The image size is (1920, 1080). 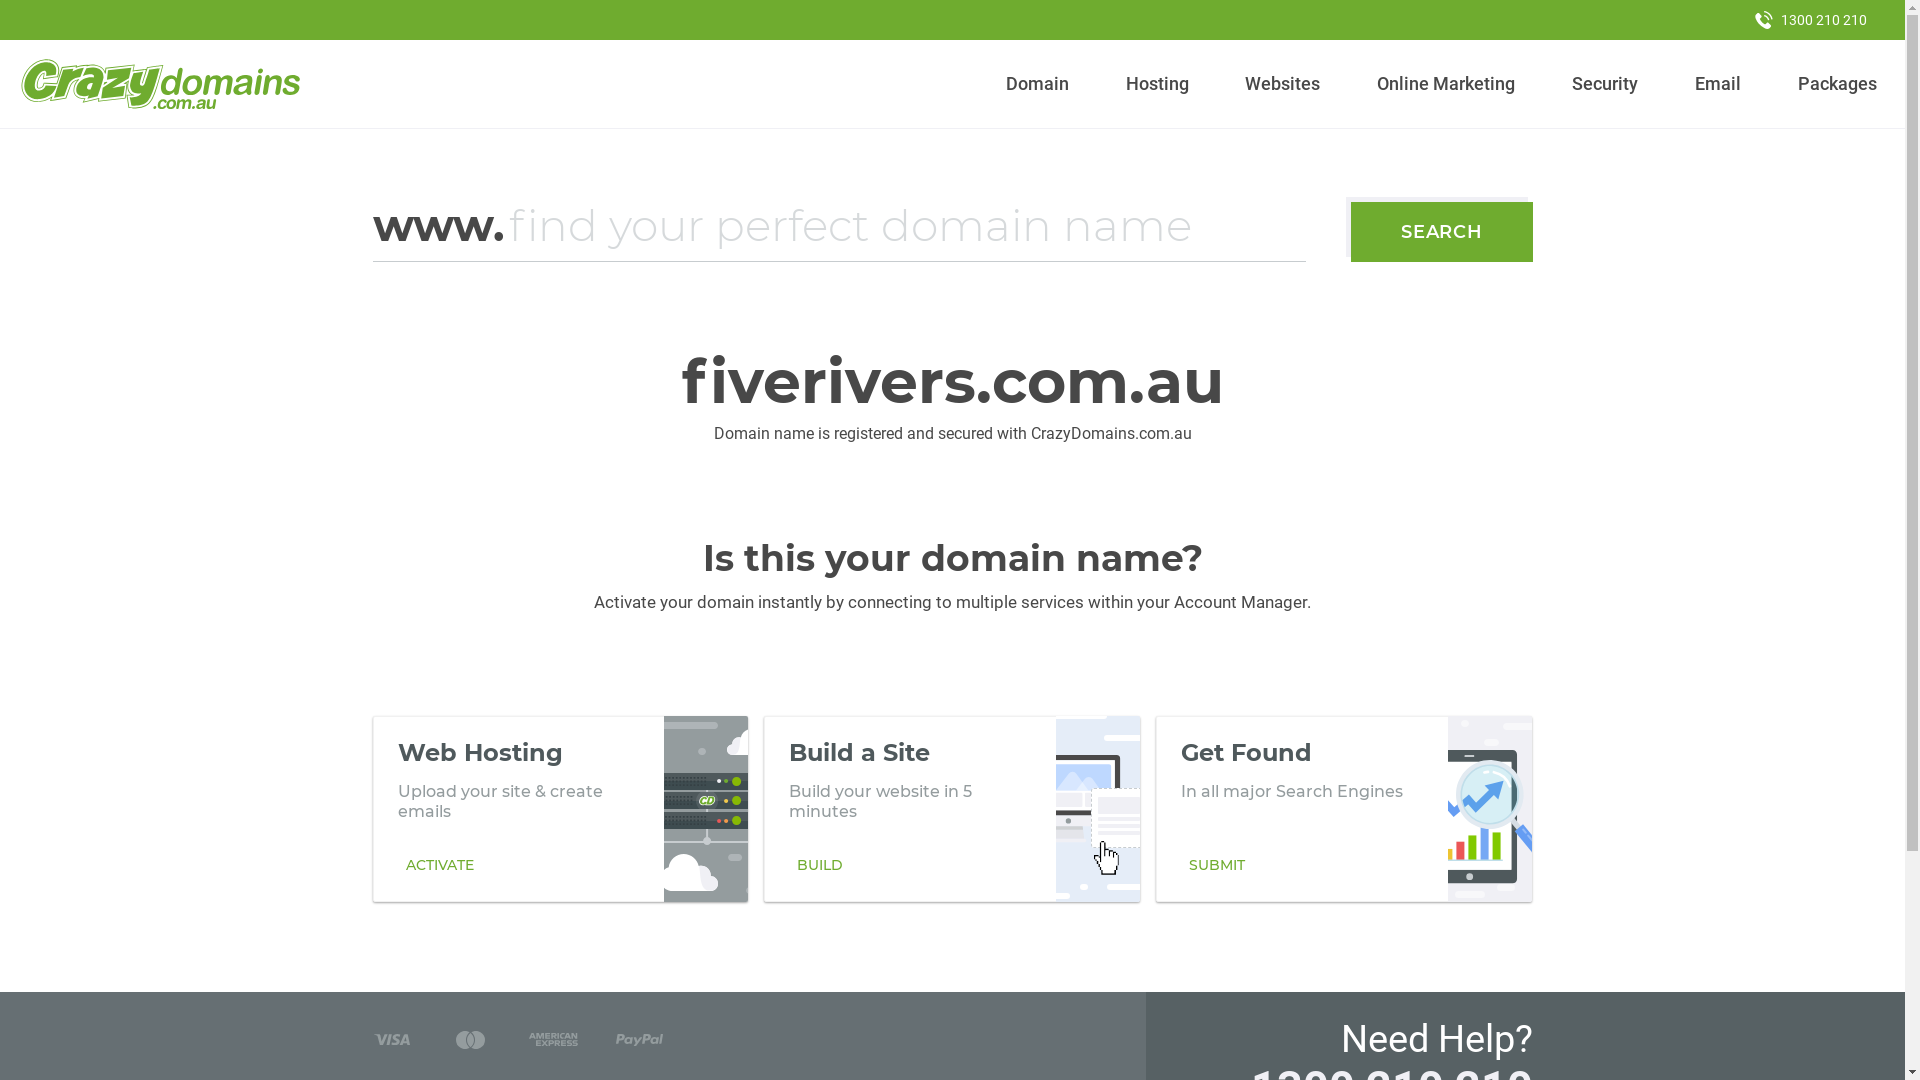 I want to click on 'Domain', so click(x=1037, y=83).